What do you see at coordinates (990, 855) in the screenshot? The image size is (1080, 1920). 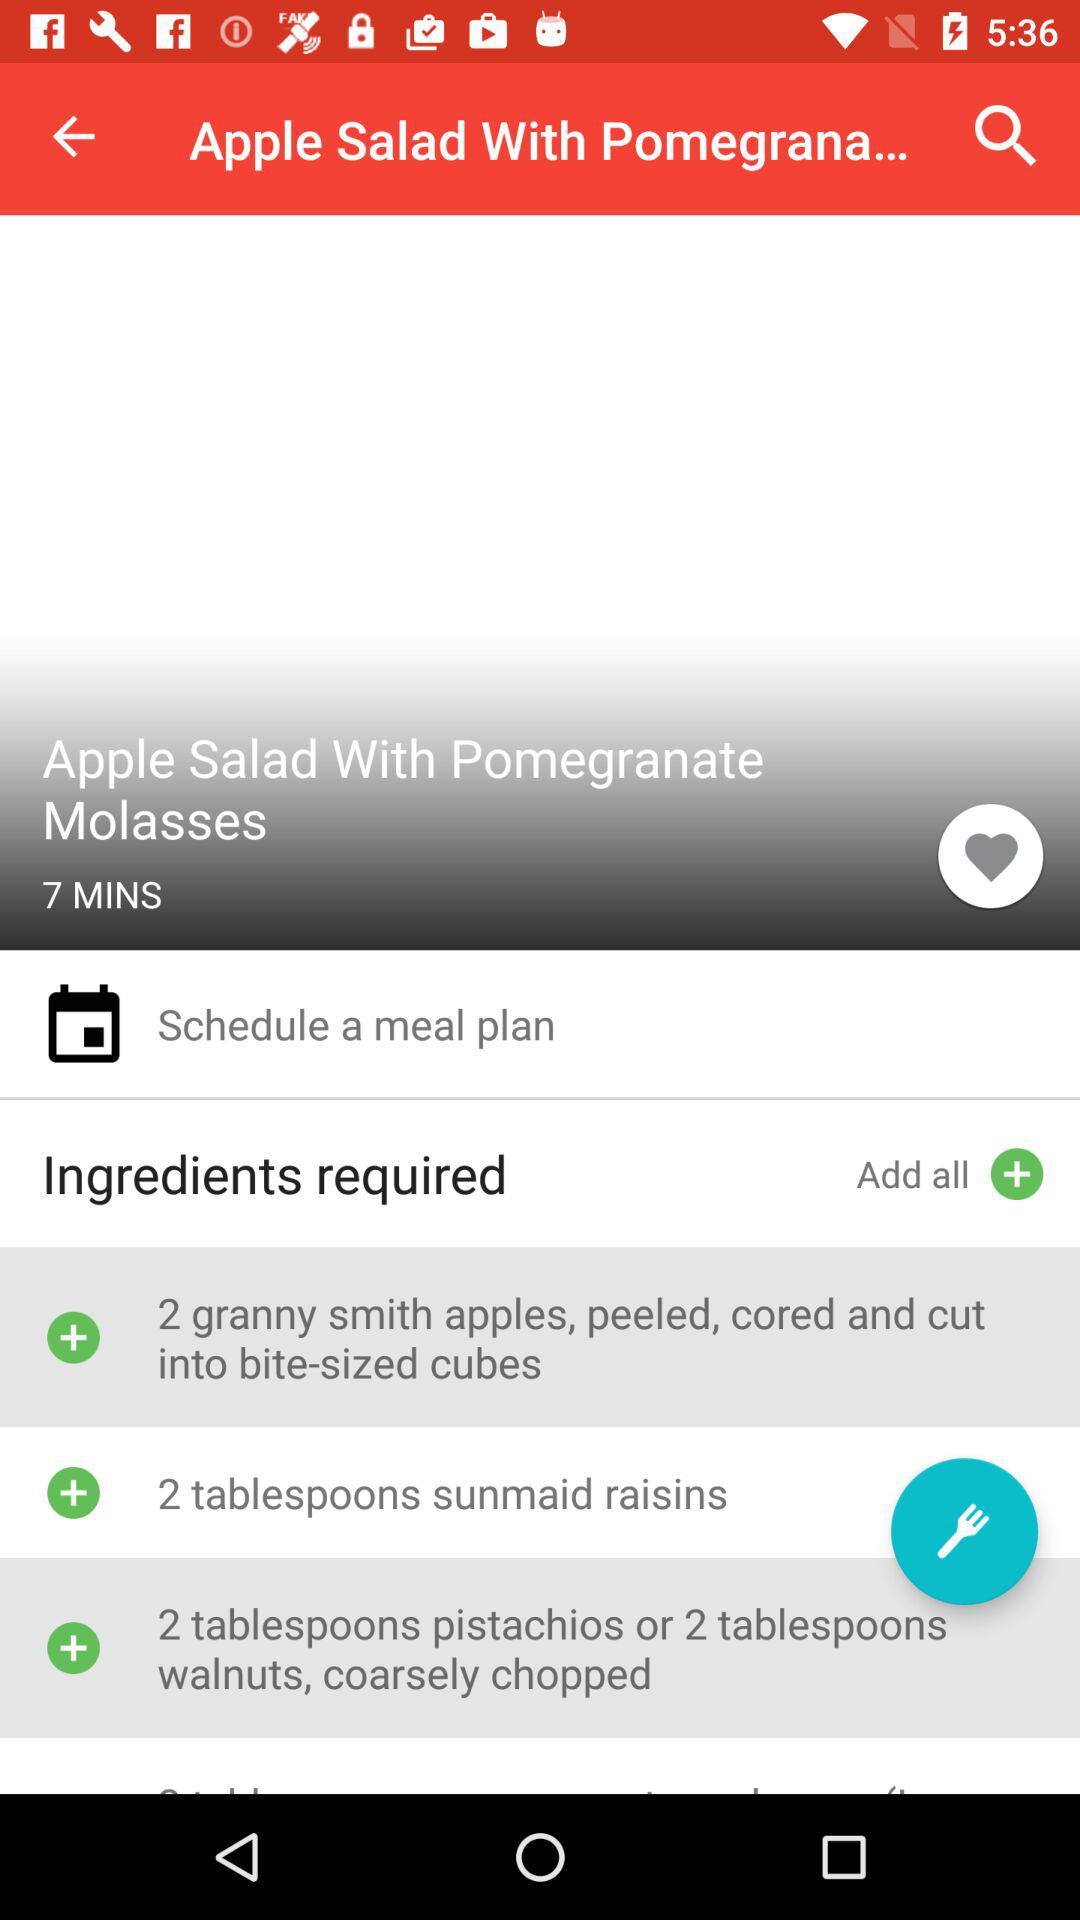 I see `icon to the right of the apple salad with icon` at bounding box center [990, 855].